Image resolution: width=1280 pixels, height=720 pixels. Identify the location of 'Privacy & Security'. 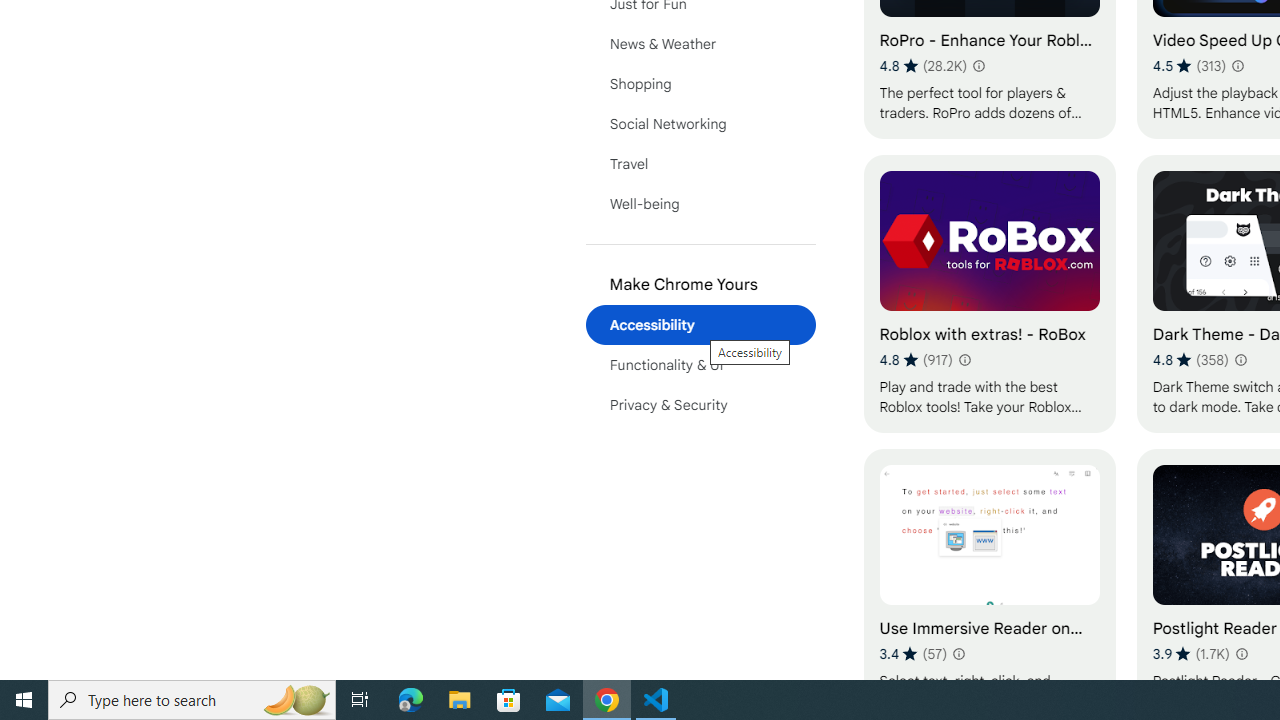
(700, 405).